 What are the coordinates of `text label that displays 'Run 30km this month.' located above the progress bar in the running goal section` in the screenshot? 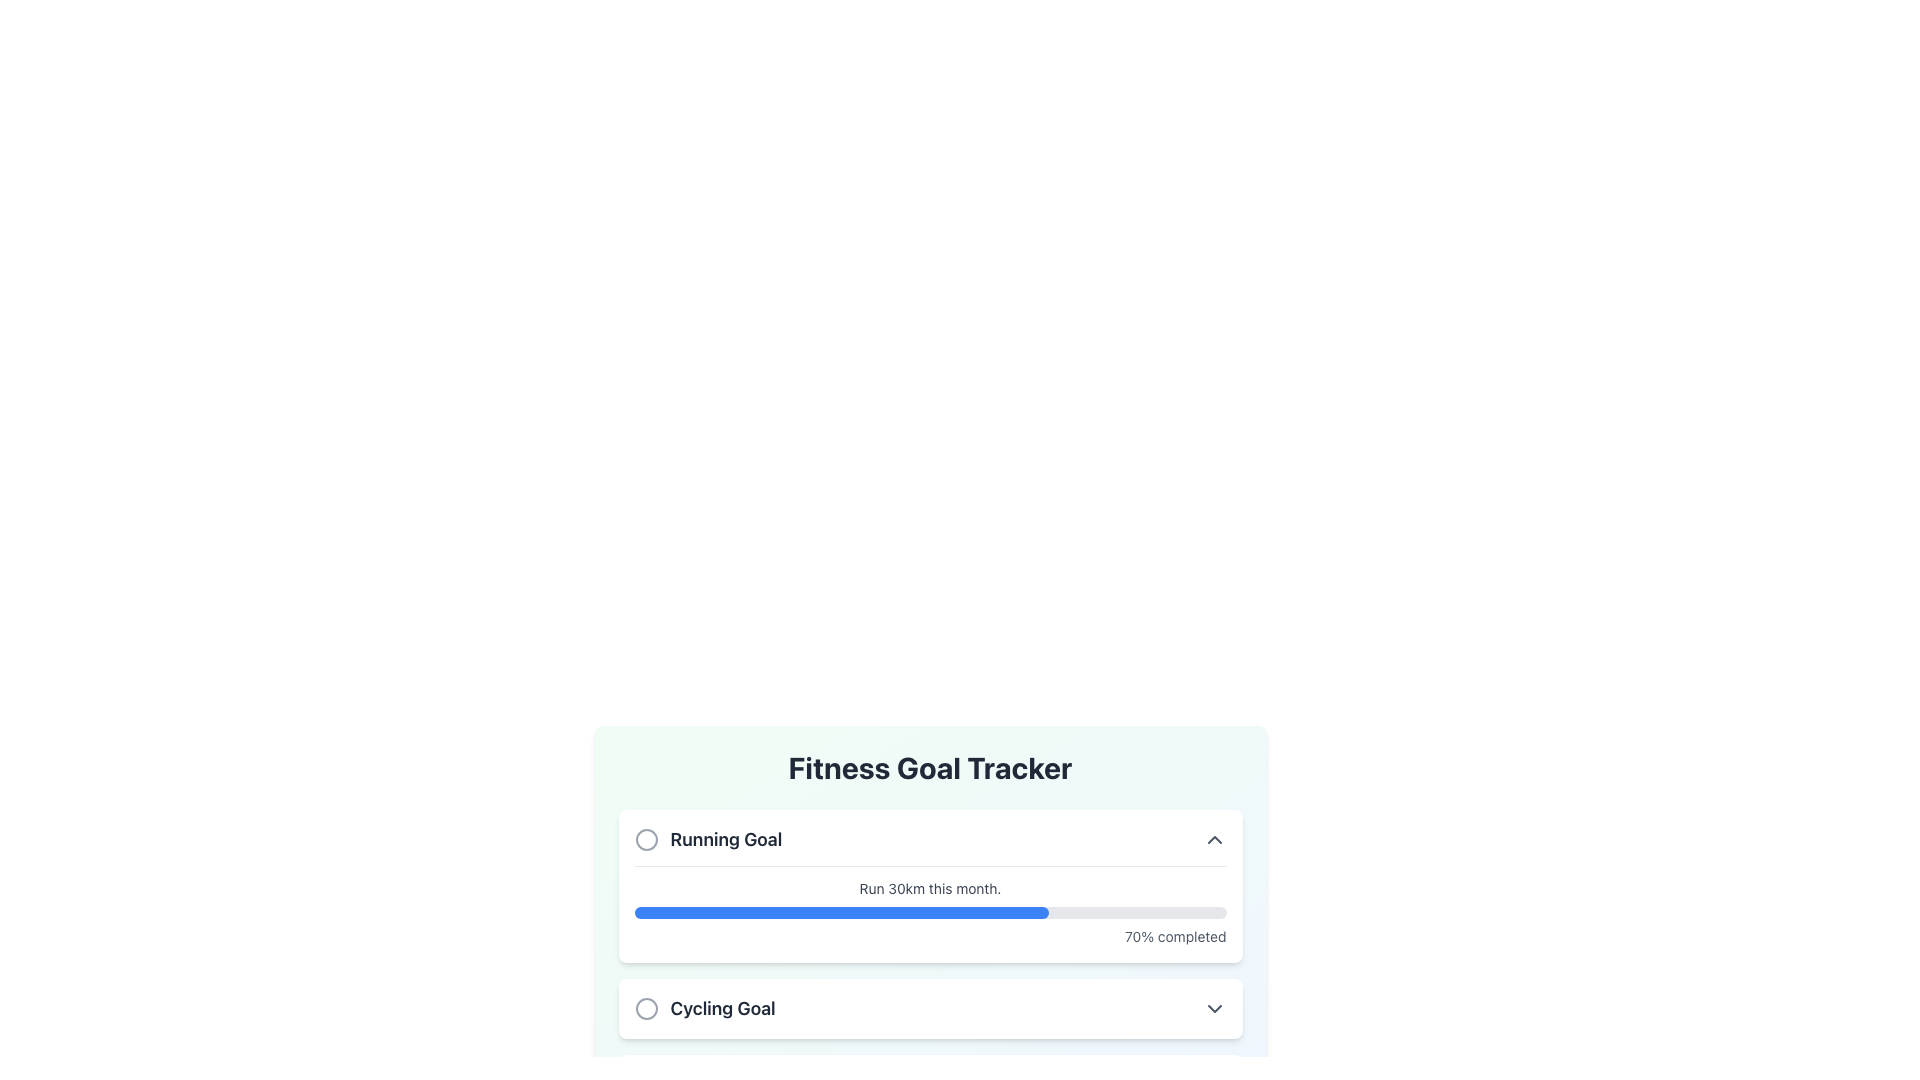 It's located at (929, 887).